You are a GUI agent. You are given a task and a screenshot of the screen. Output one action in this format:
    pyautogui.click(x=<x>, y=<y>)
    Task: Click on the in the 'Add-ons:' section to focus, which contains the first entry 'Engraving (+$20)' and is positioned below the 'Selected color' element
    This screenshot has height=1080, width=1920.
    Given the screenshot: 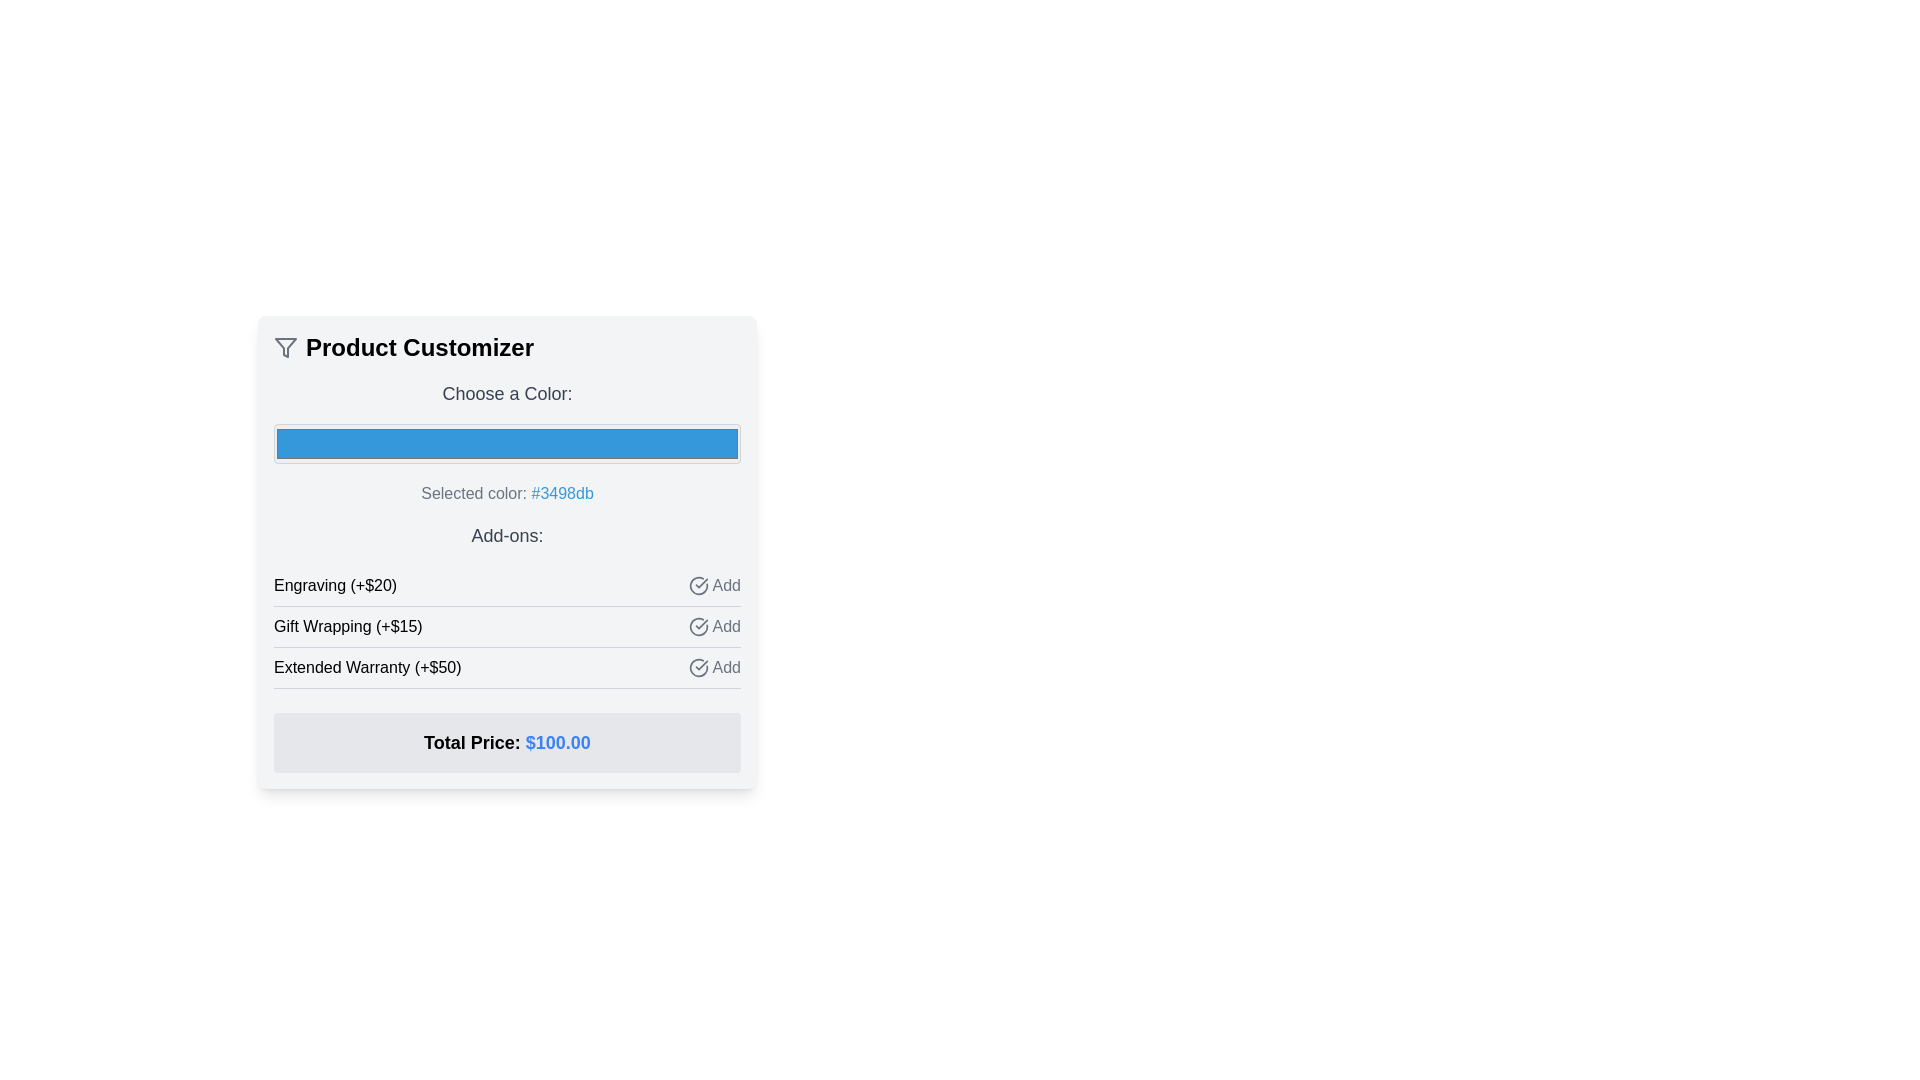 What is the action you would take?
    pyautogui.click(x=507, y=604)
    